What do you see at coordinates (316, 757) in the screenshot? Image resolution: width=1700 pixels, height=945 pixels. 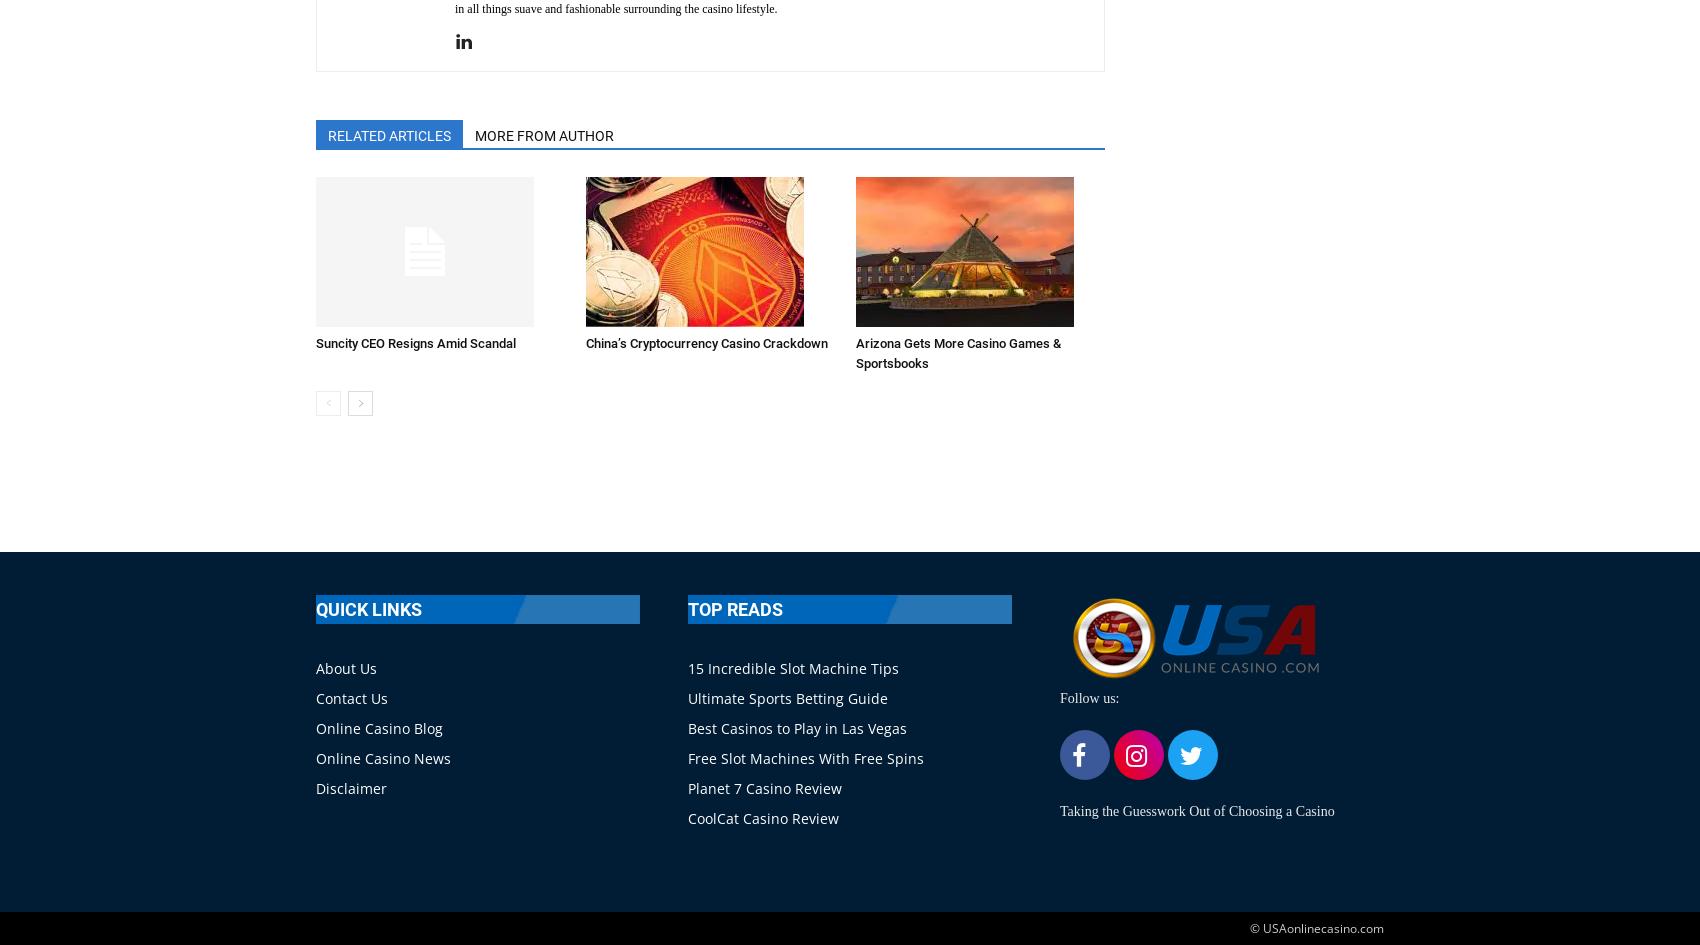 I see `'Online Casino News'` at bounding box center [316, 757].